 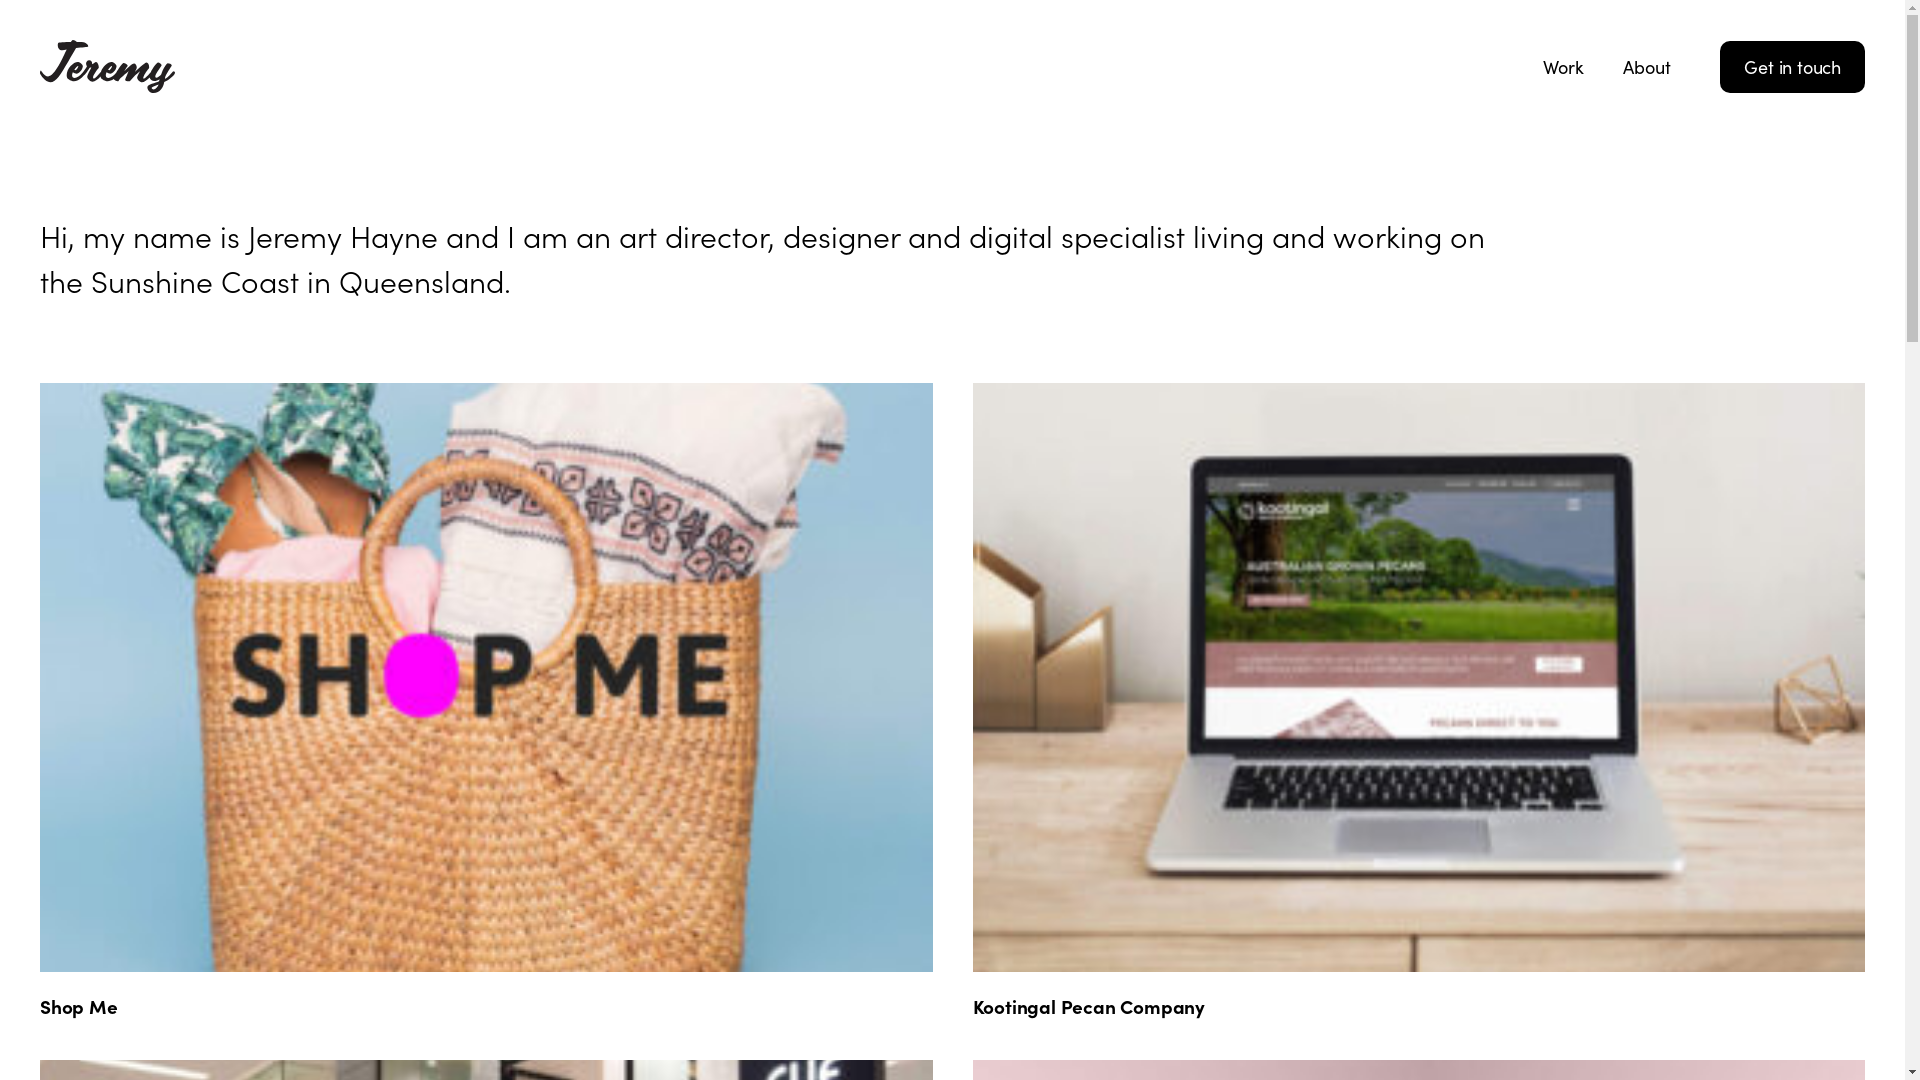 What do you see at coordinates (1562, 65) in the screenshot?
I see `'Work'` at bounding box center [1562, 65].